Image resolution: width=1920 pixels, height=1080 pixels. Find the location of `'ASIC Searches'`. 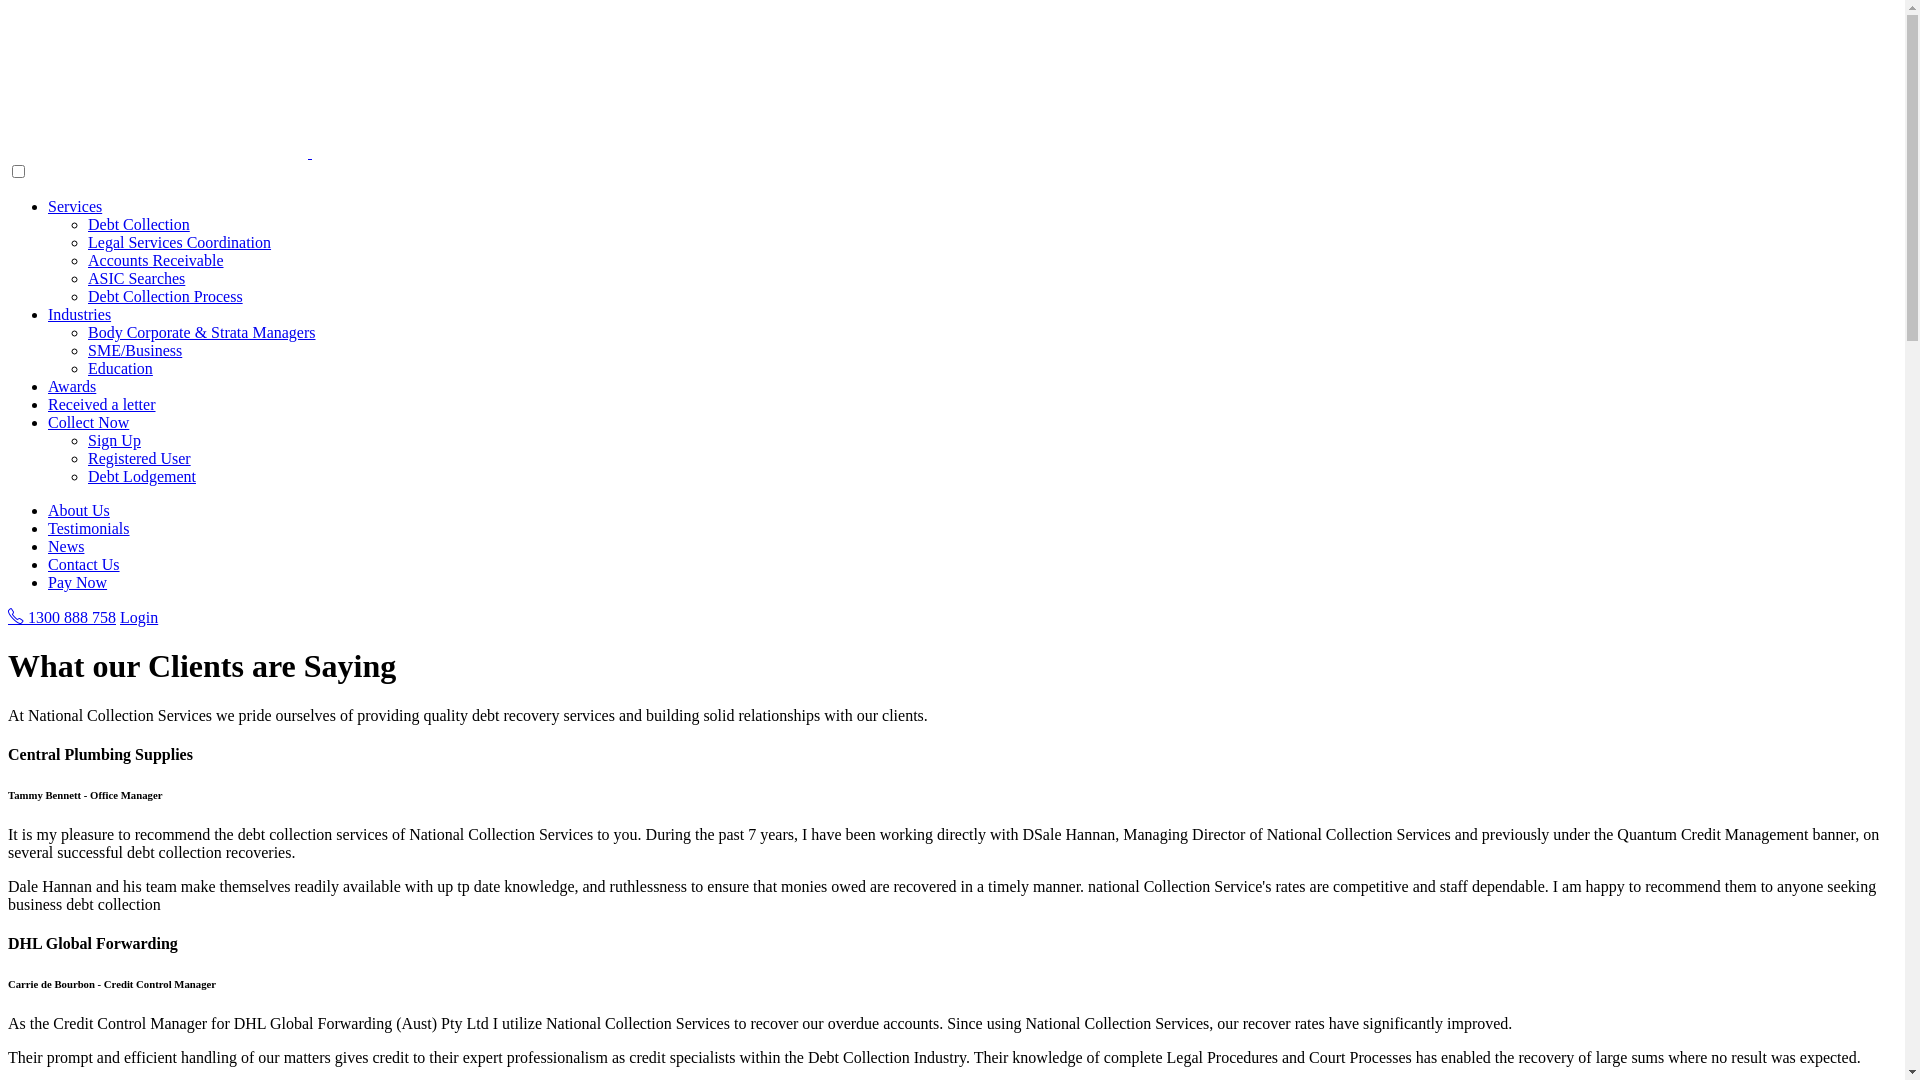

'ASIC Searches' is located at coordinates (86, 278).